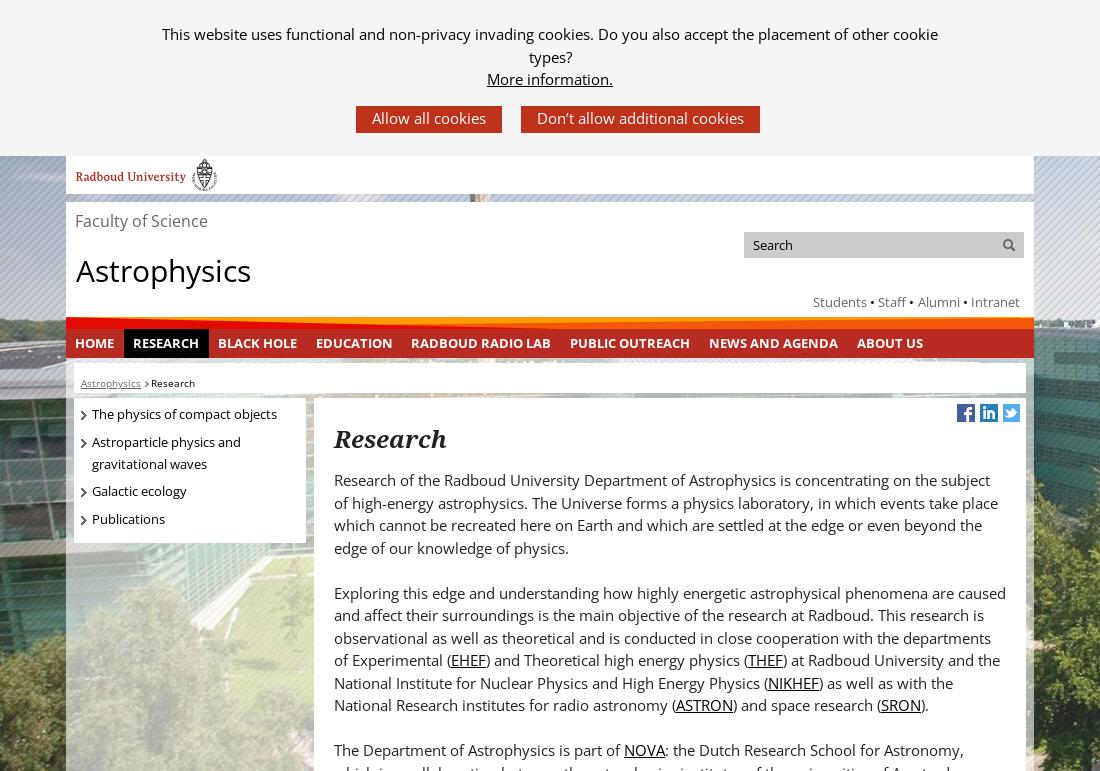  What do you see at coordinates (132, 342) in the screenshot?
I see `'Research'` at bounding box center [132, 342].